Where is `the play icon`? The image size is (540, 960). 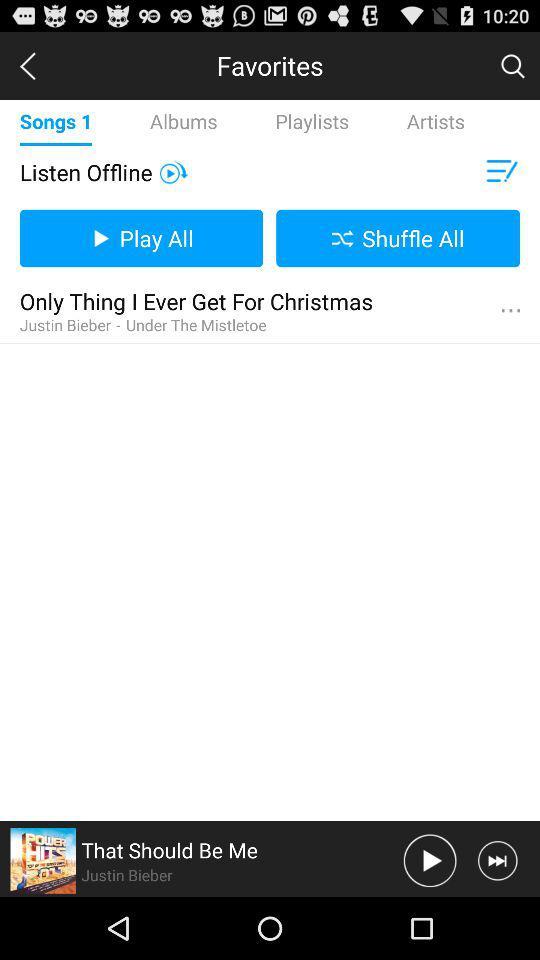 the play icon is located at coordinates (429, 921).